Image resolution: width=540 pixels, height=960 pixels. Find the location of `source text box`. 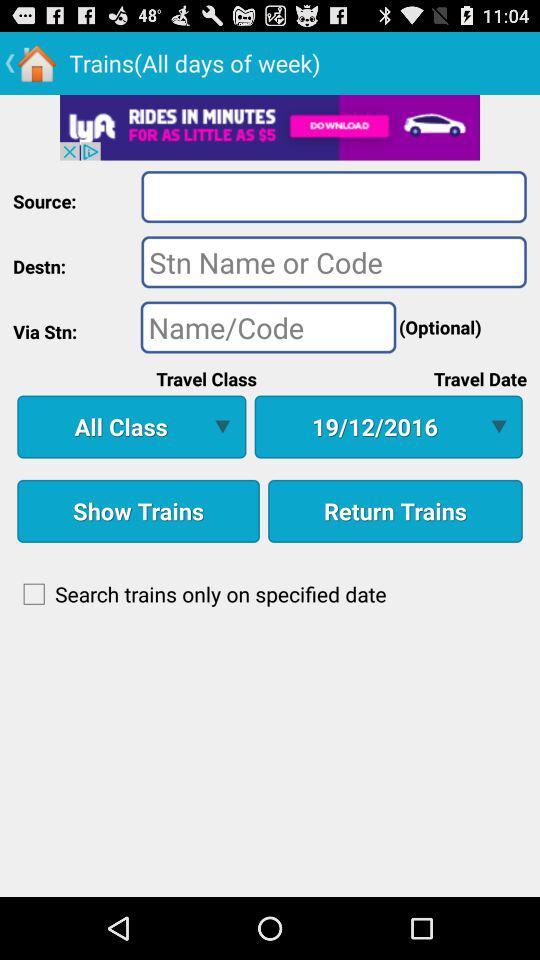

source text box is located at coordinates (334, 196).